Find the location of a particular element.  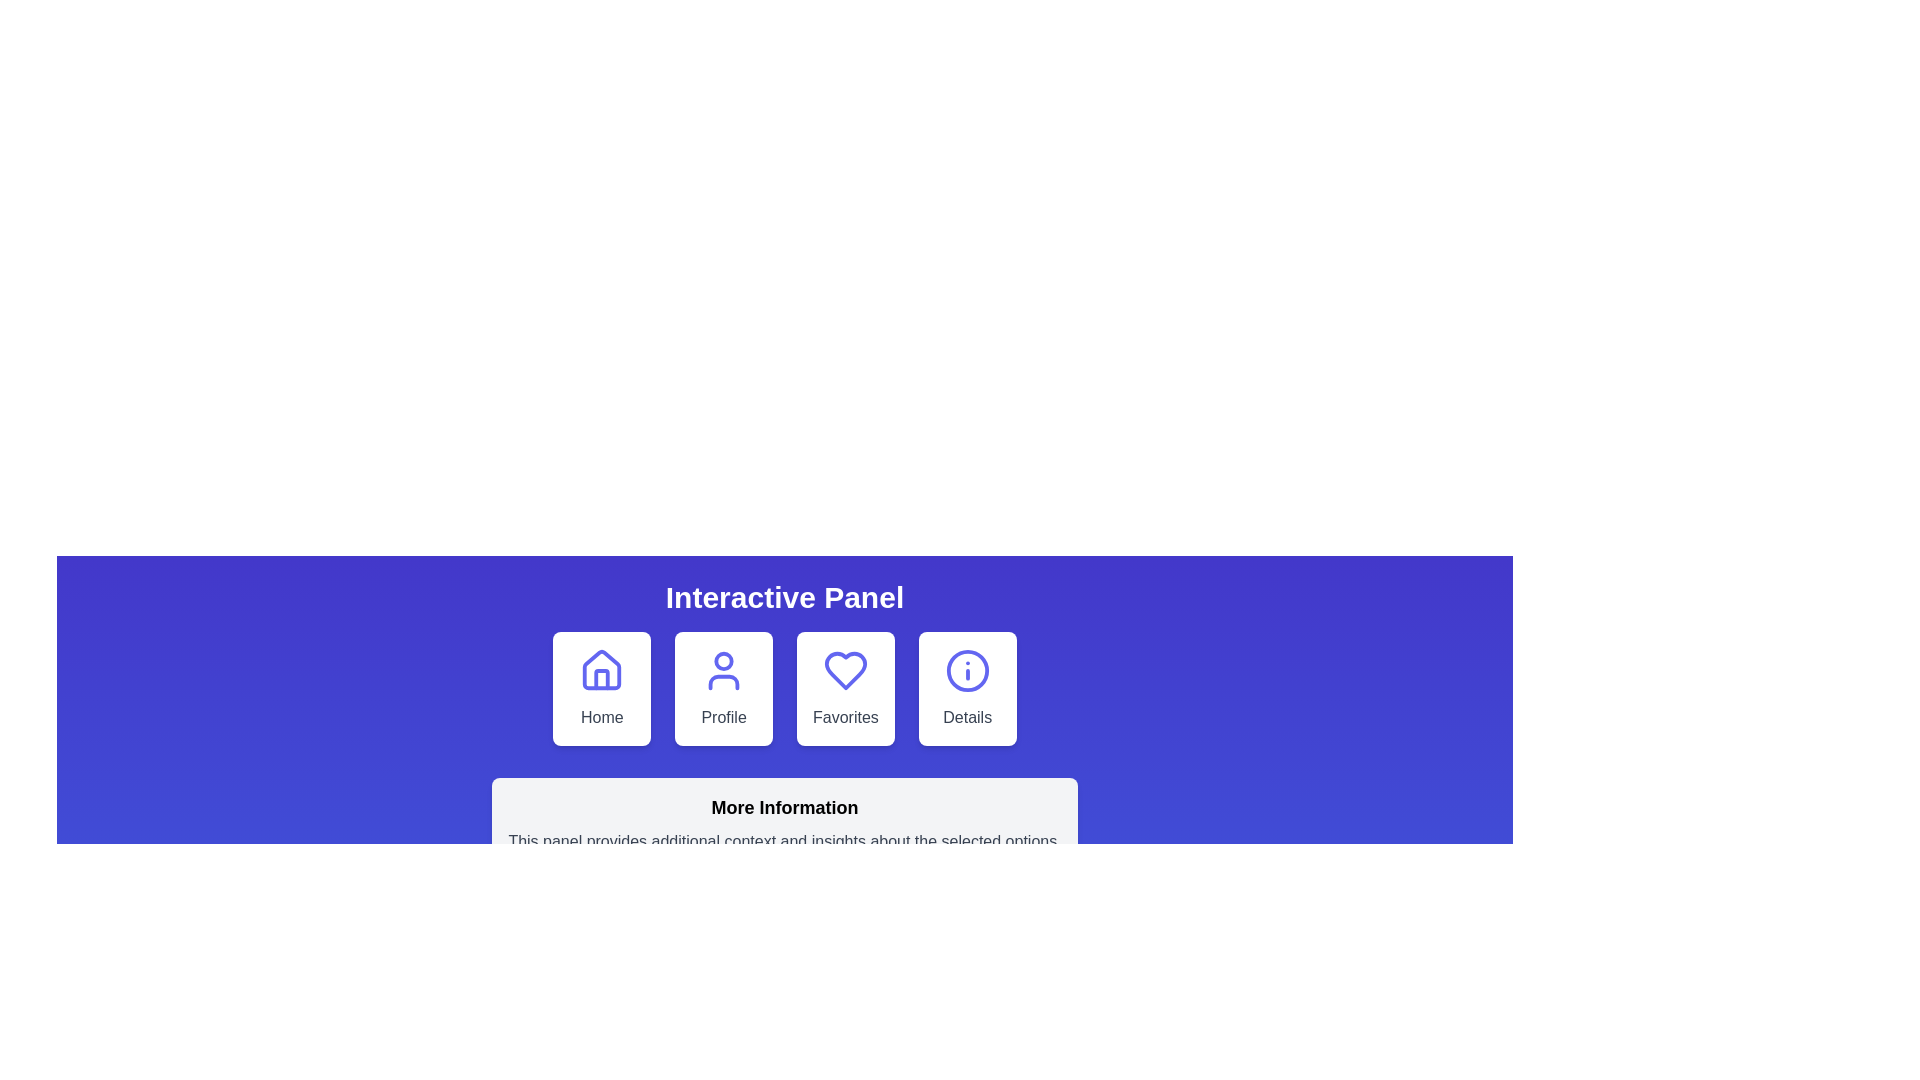

and interpret the descriptive message provided by the static text located beneath the 'More Information' header in a light-gray box is located at coordinates (784, 841).